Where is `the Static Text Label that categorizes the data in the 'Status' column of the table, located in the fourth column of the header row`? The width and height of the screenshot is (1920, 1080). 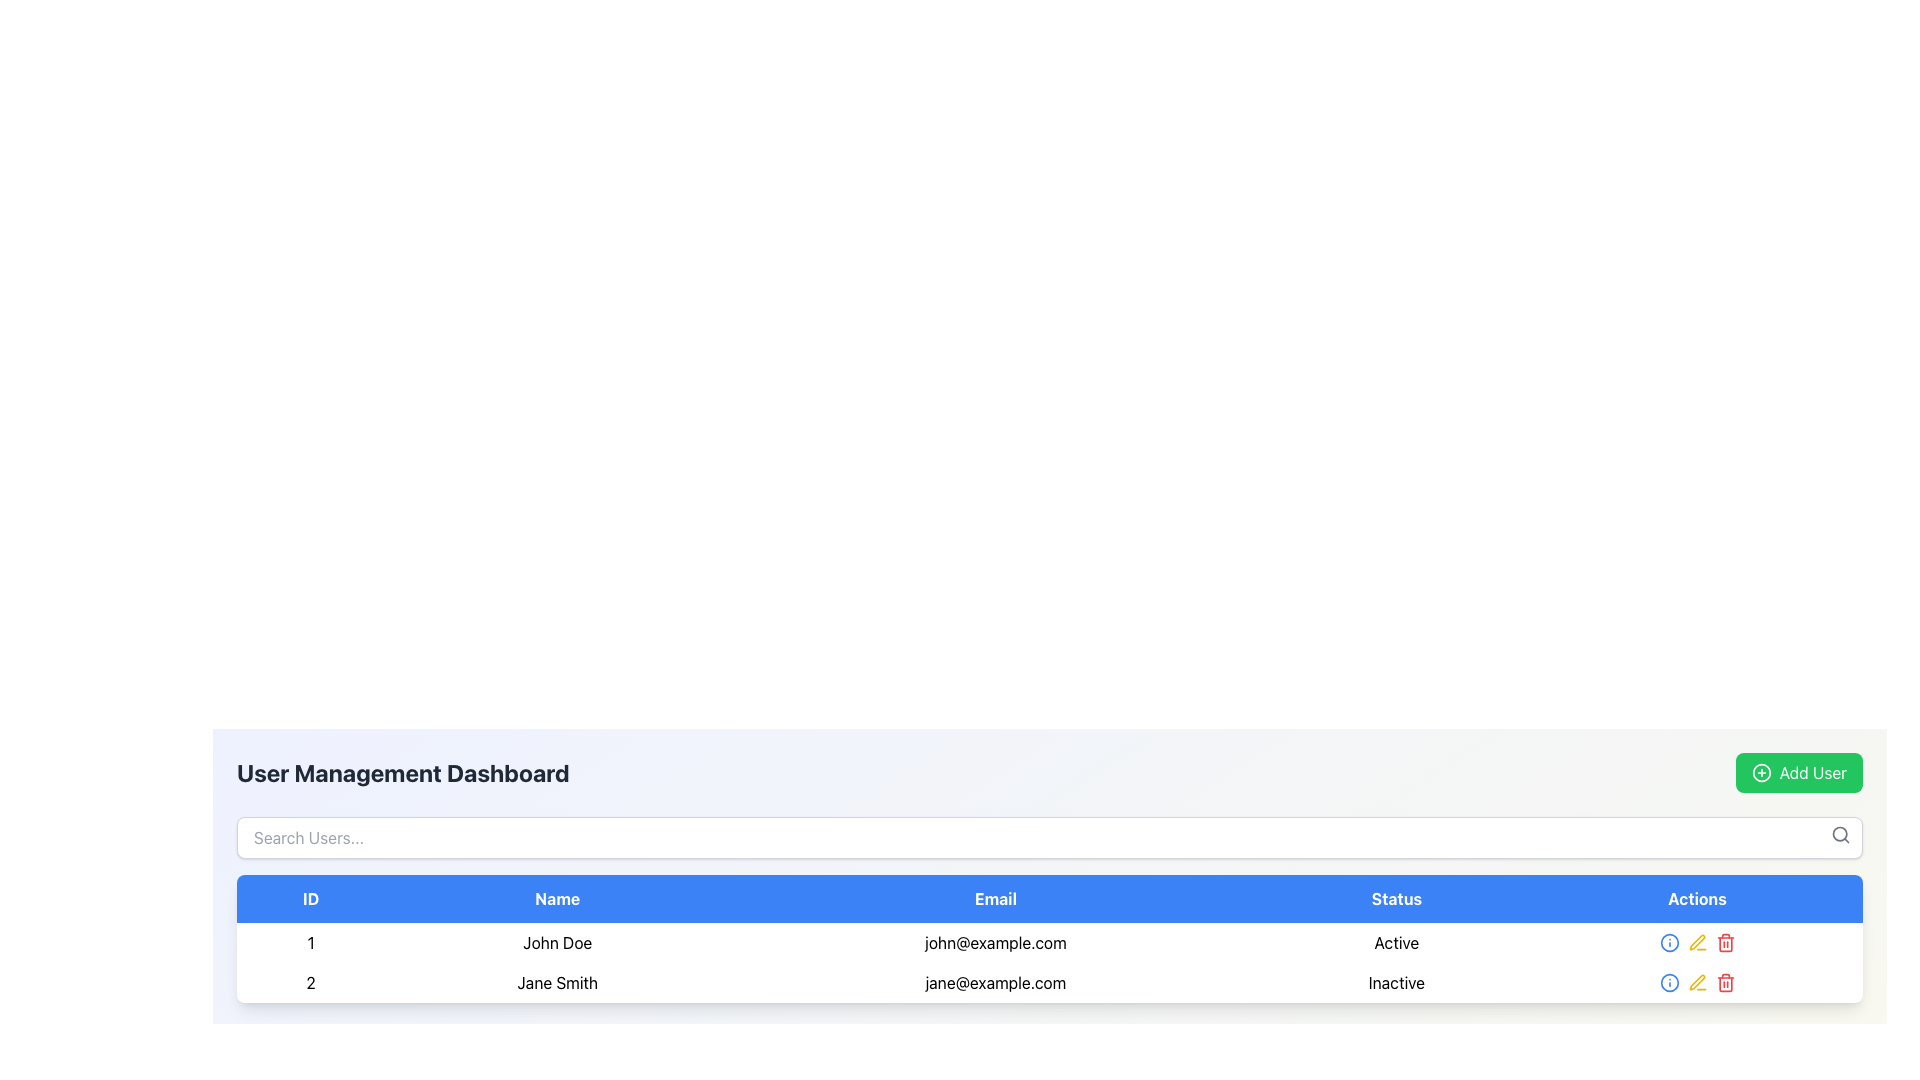 the Static Text Label that categorizes the data in the 'Status' column of the table, located in the fourth column of the header row is located at coordinates (1395, 897).